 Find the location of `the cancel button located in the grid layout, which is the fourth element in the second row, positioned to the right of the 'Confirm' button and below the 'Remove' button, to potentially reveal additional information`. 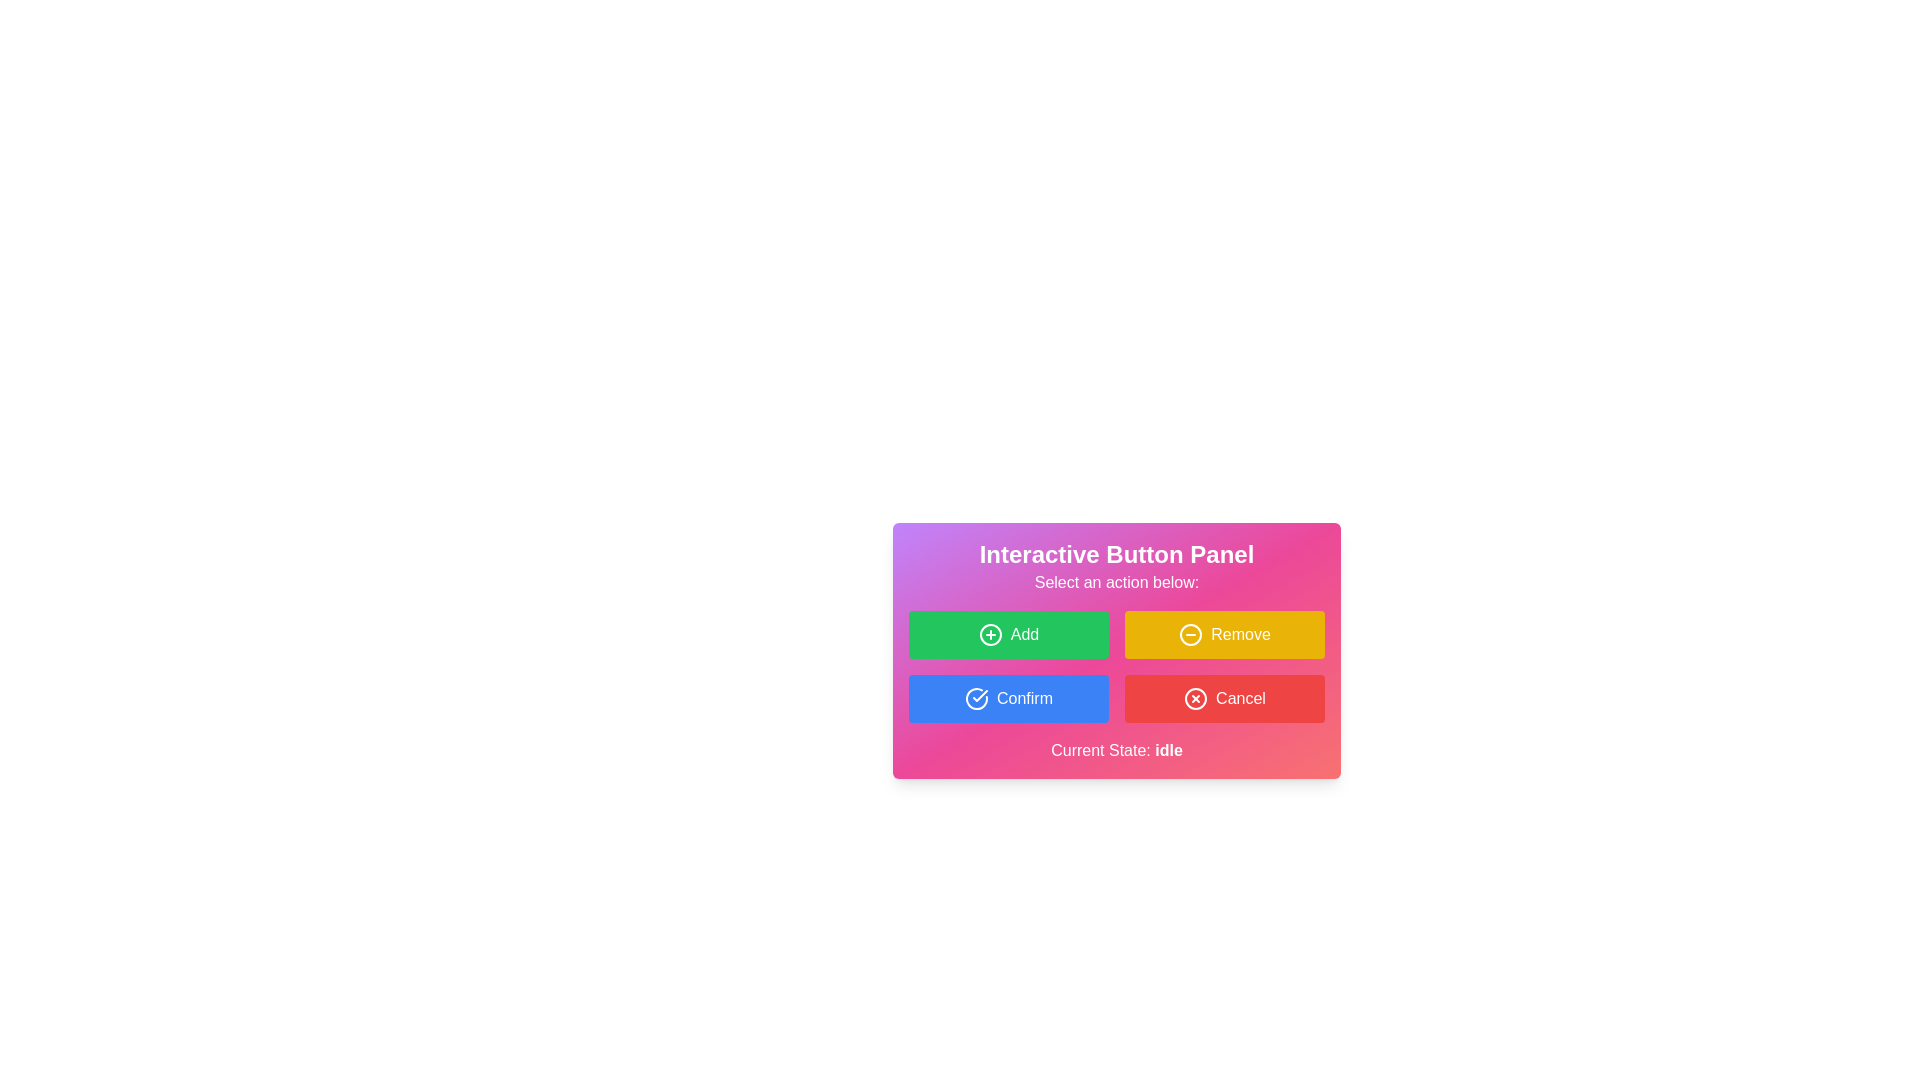

the cancel button located in the grid layout, which is the fourth element in the second row, positioned to the right of the 'Confirm' button and below the 'Remove' button, to potentially reveal additional information is located at coordinates (1223, 697).